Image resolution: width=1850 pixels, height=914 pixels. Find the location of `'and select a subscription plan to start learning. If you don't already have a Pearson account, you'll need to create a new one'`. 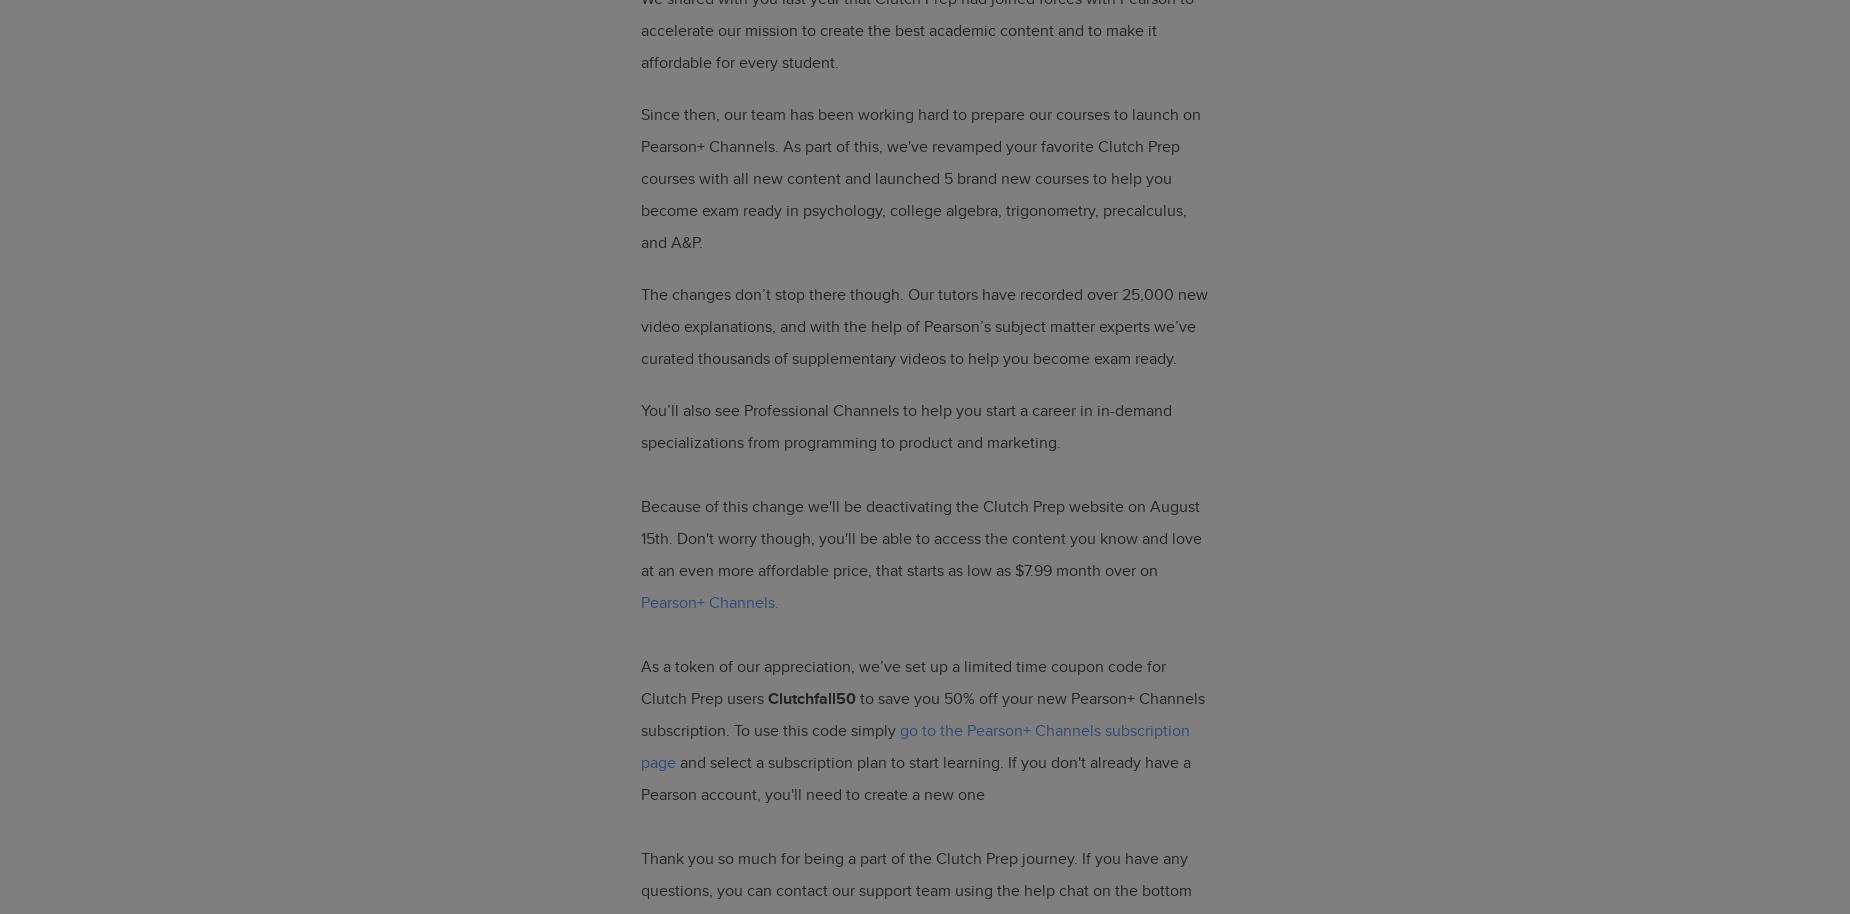

'and select a subscription plan to start learning. If you don't already have a Pearson account, you'll need to create a new one' is located at coordinates (915, 777).